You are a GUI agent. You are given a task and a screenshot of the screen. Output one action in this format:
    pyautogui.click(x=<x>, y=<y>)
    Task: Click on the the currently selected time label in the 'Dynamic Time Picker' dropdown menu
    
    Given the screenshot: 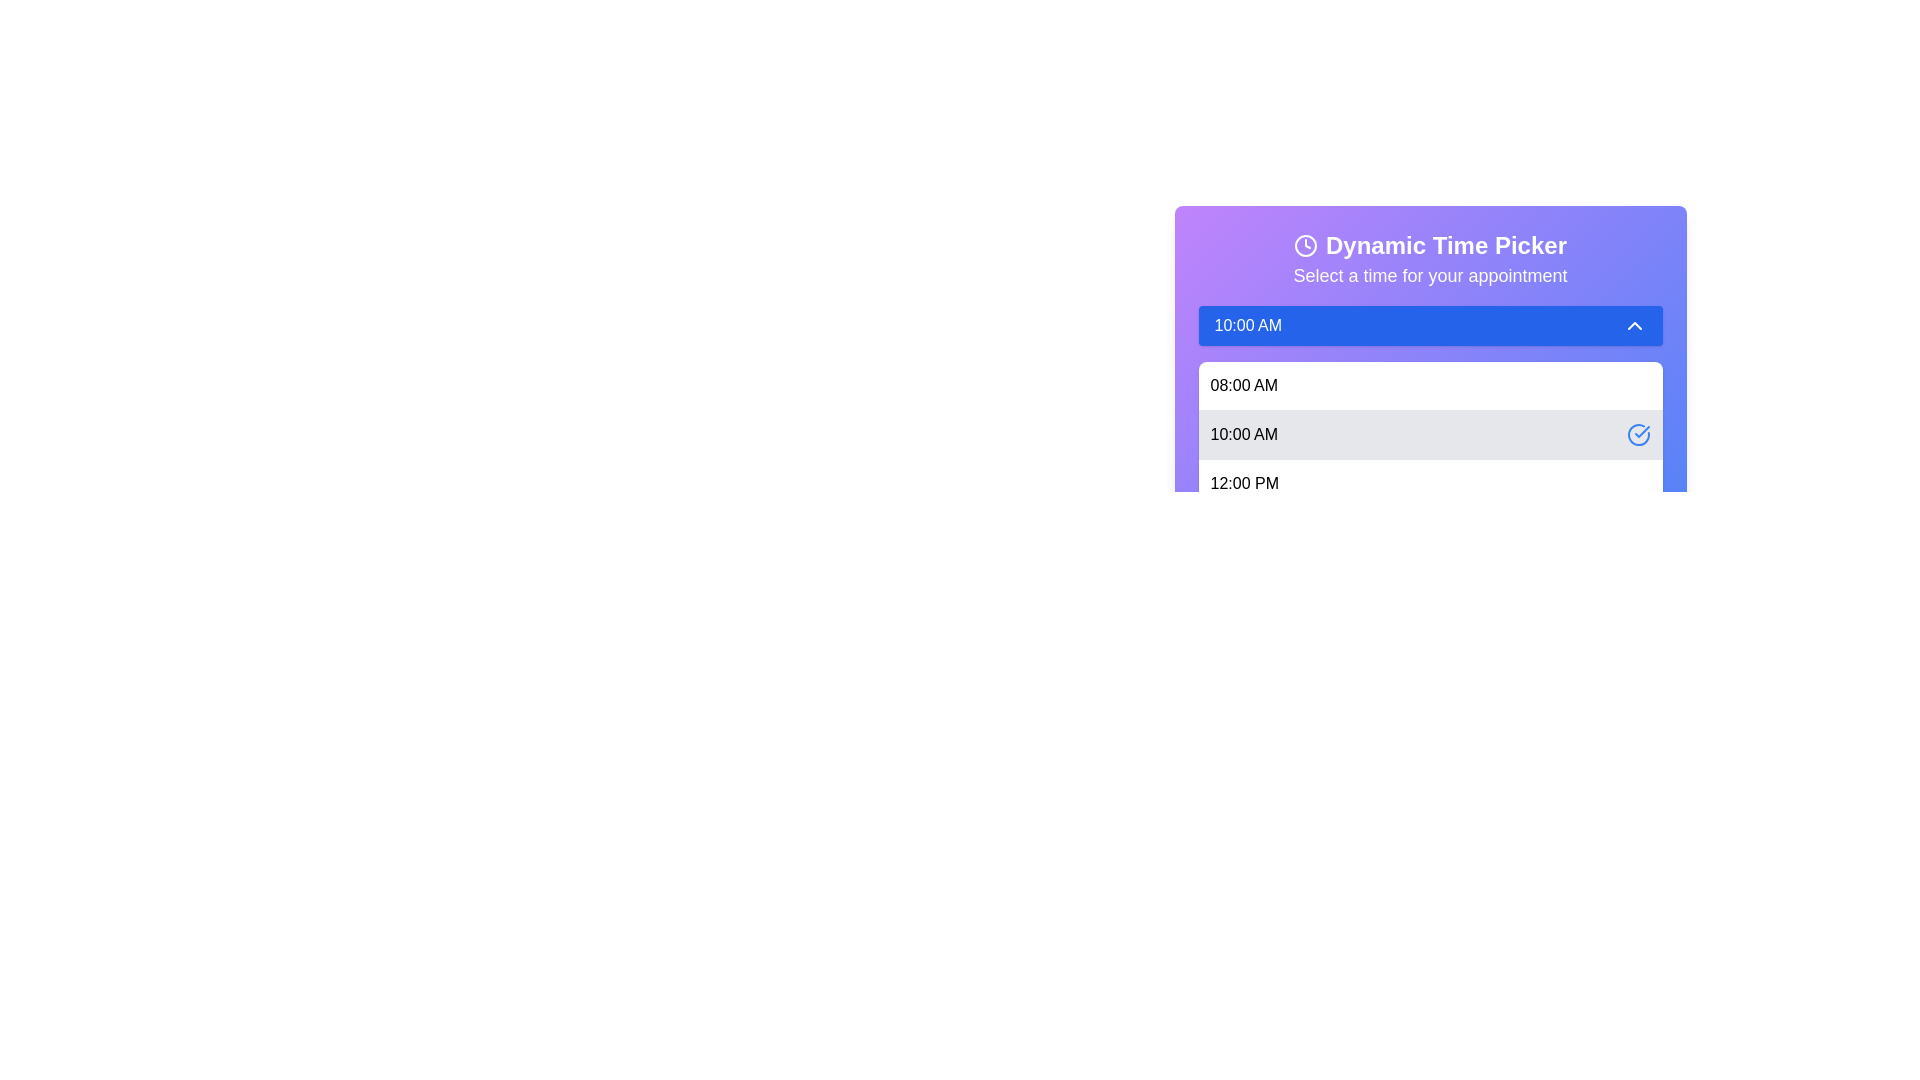 What is the action you would take?
    pyautogui.click(x=1247, y=325)
    